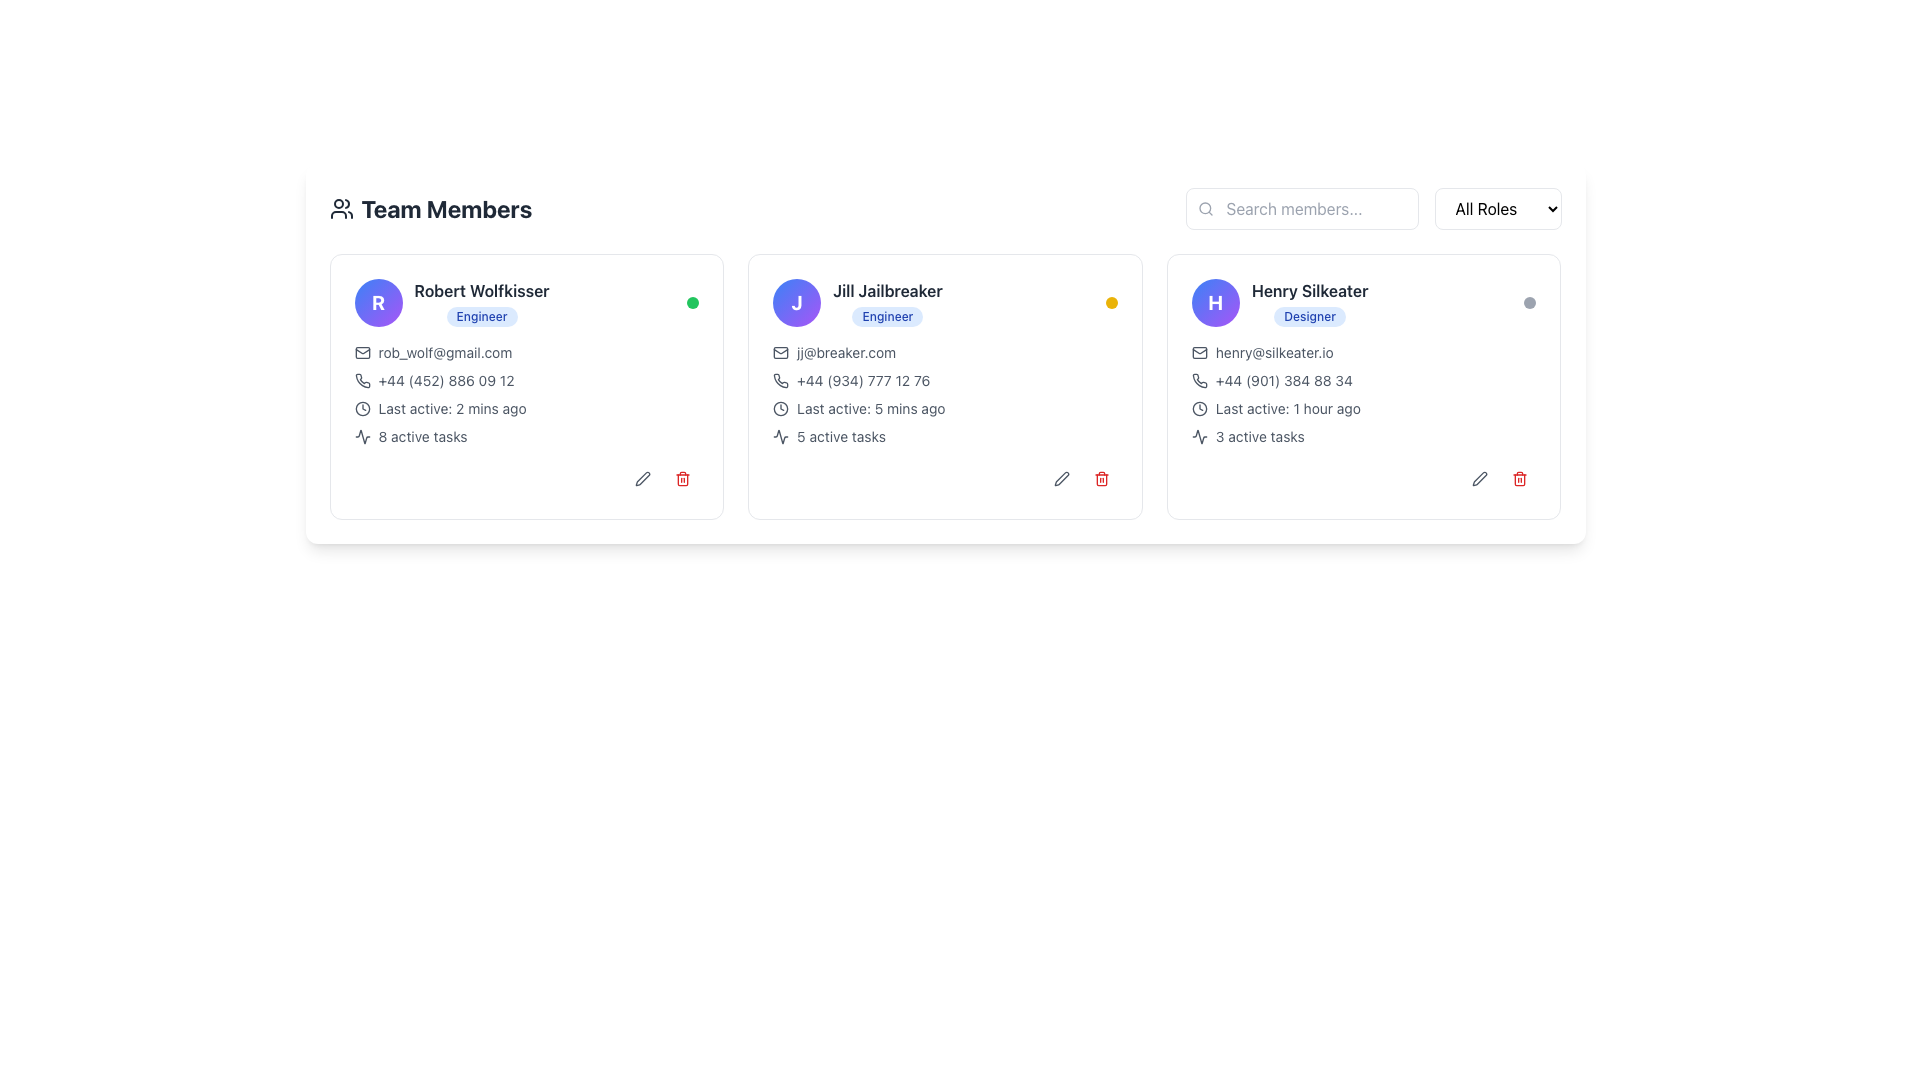  What do you see at coordinates (1100, 478) in the screenshot?
I see `the red trash bin icon located at the bottom-right corner of the team member card` at bounding box center [1100, 478].